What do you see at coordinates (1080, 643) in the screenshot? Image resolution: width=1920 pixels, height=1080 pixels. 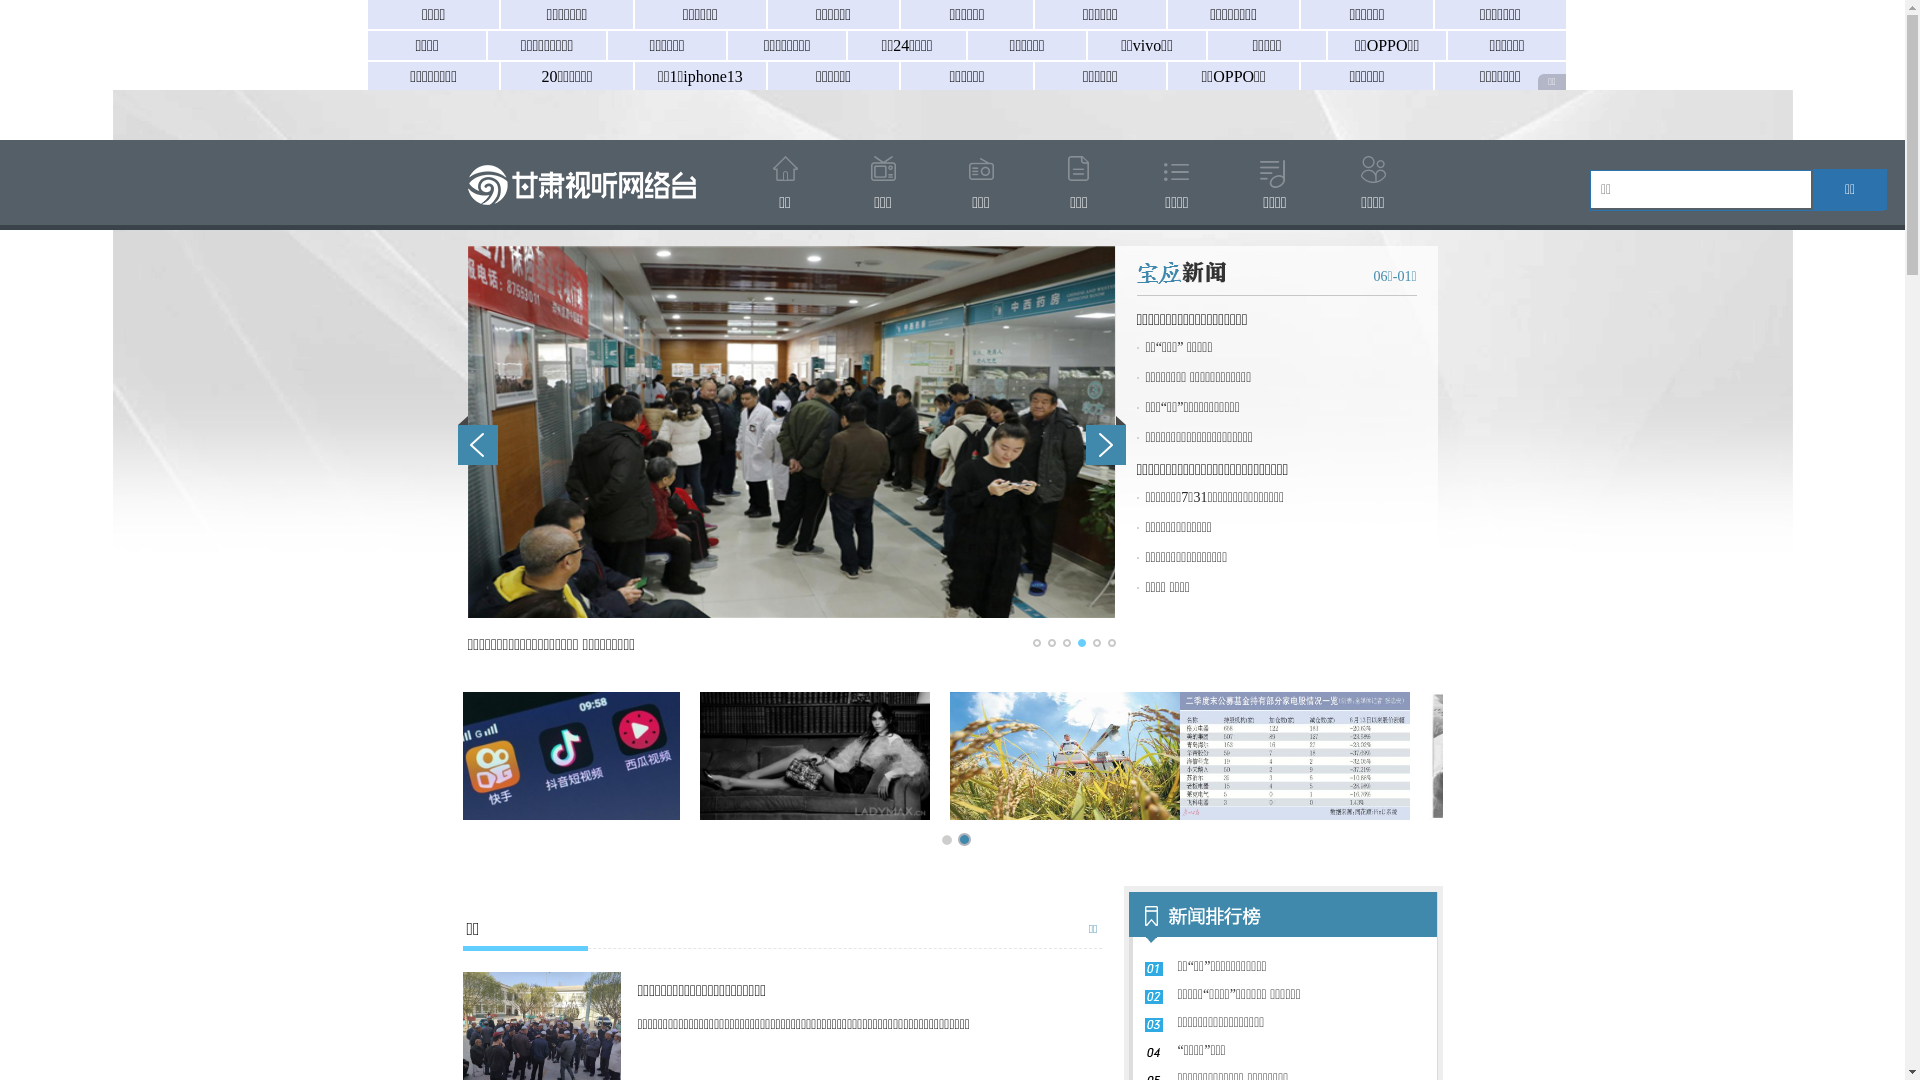 I see `'4'` at bounding box center [1080, 643].